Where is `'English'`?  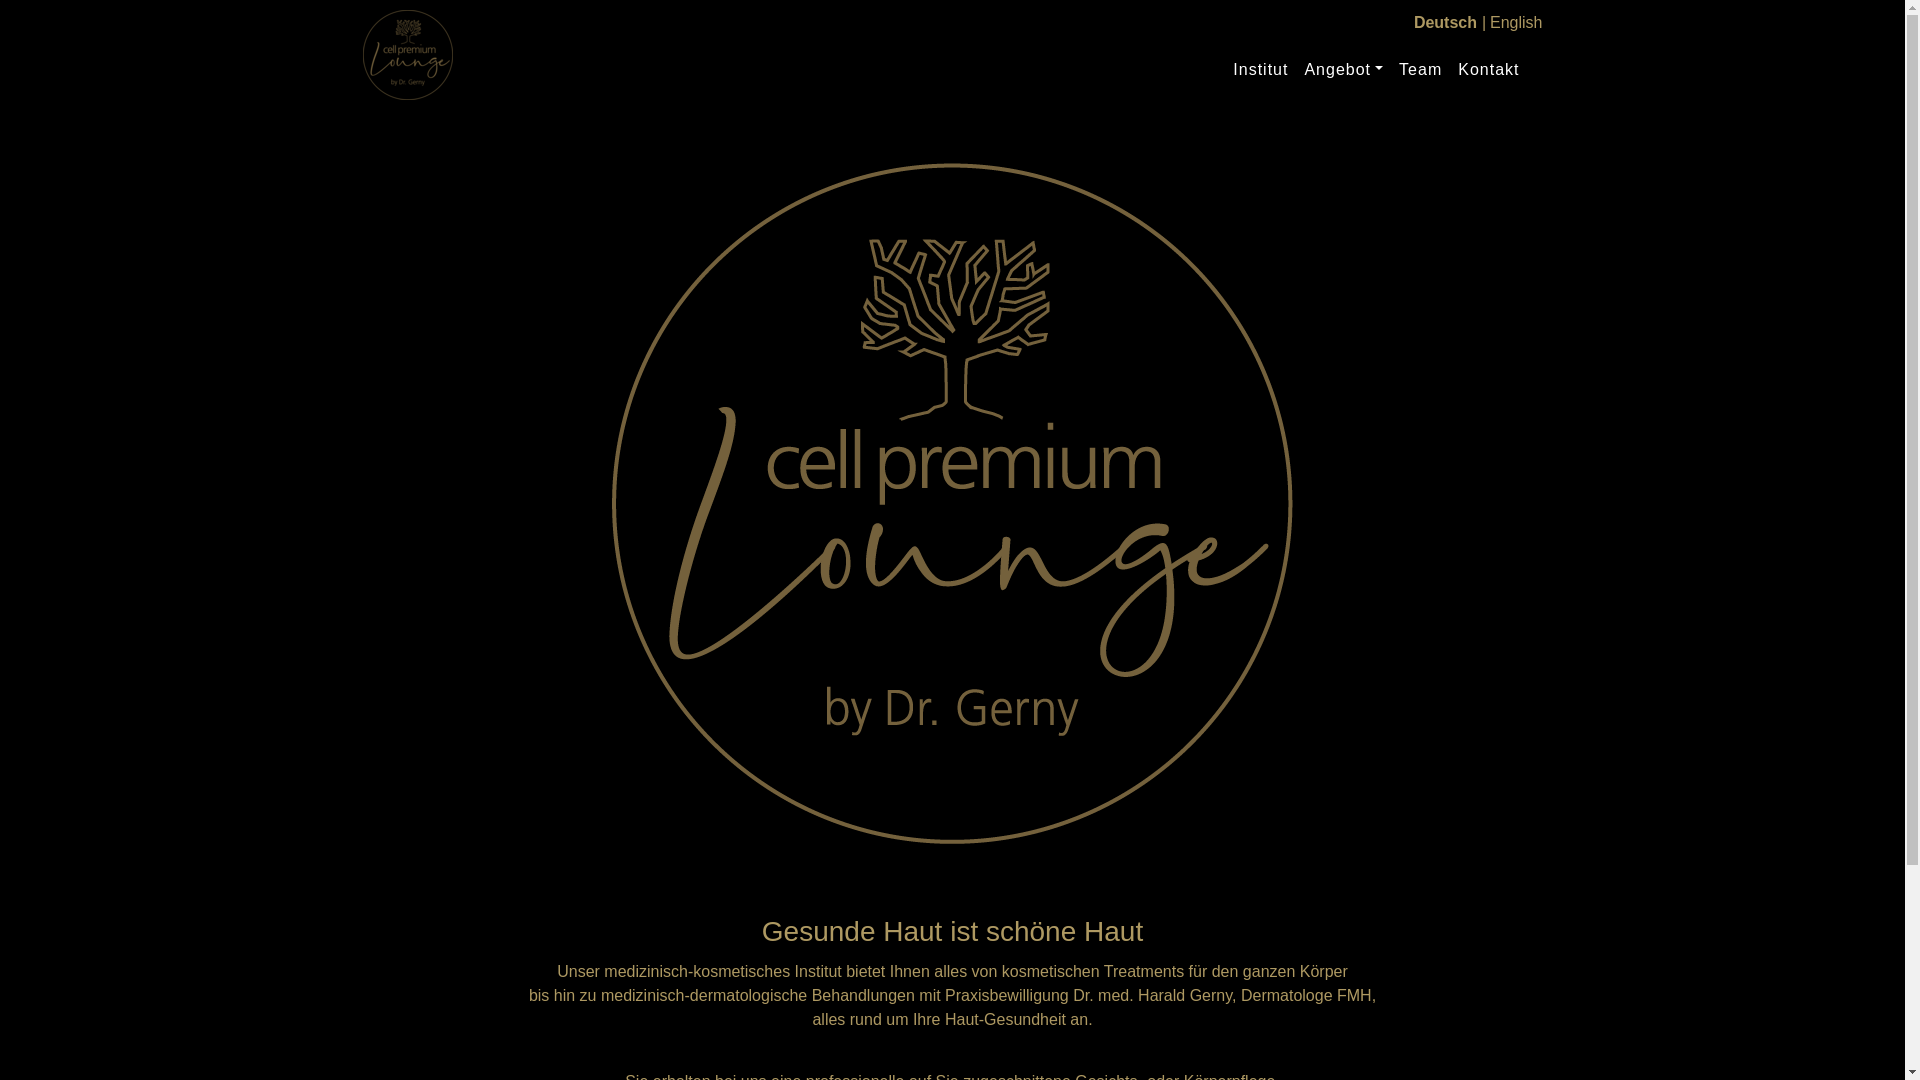 'English' is located at coordinates (1516, 22).